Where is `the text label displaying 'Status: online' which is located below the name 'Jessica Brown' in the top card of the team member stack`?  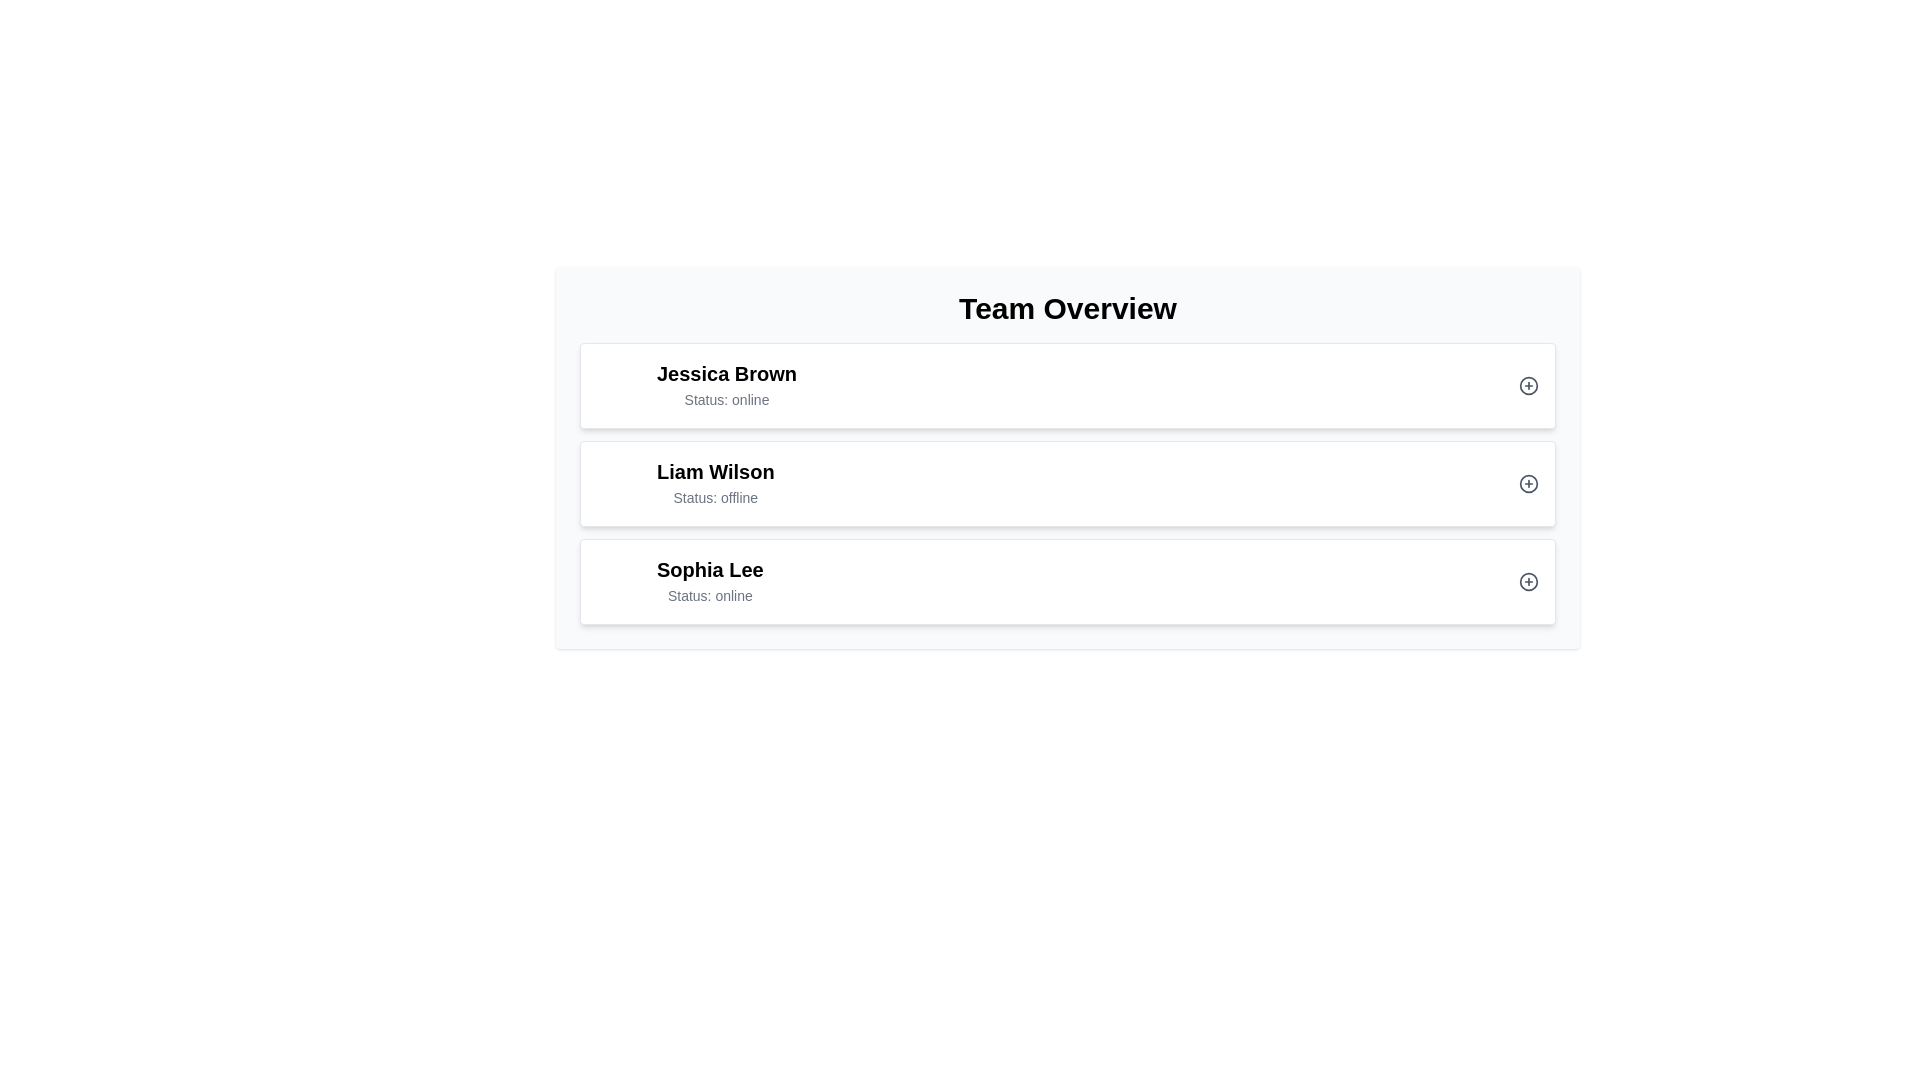
the text label displaying 'Status: online' which is located below the name 'Jessica Brown' in the top card of the team member stack is located at coordinates (726, 400).